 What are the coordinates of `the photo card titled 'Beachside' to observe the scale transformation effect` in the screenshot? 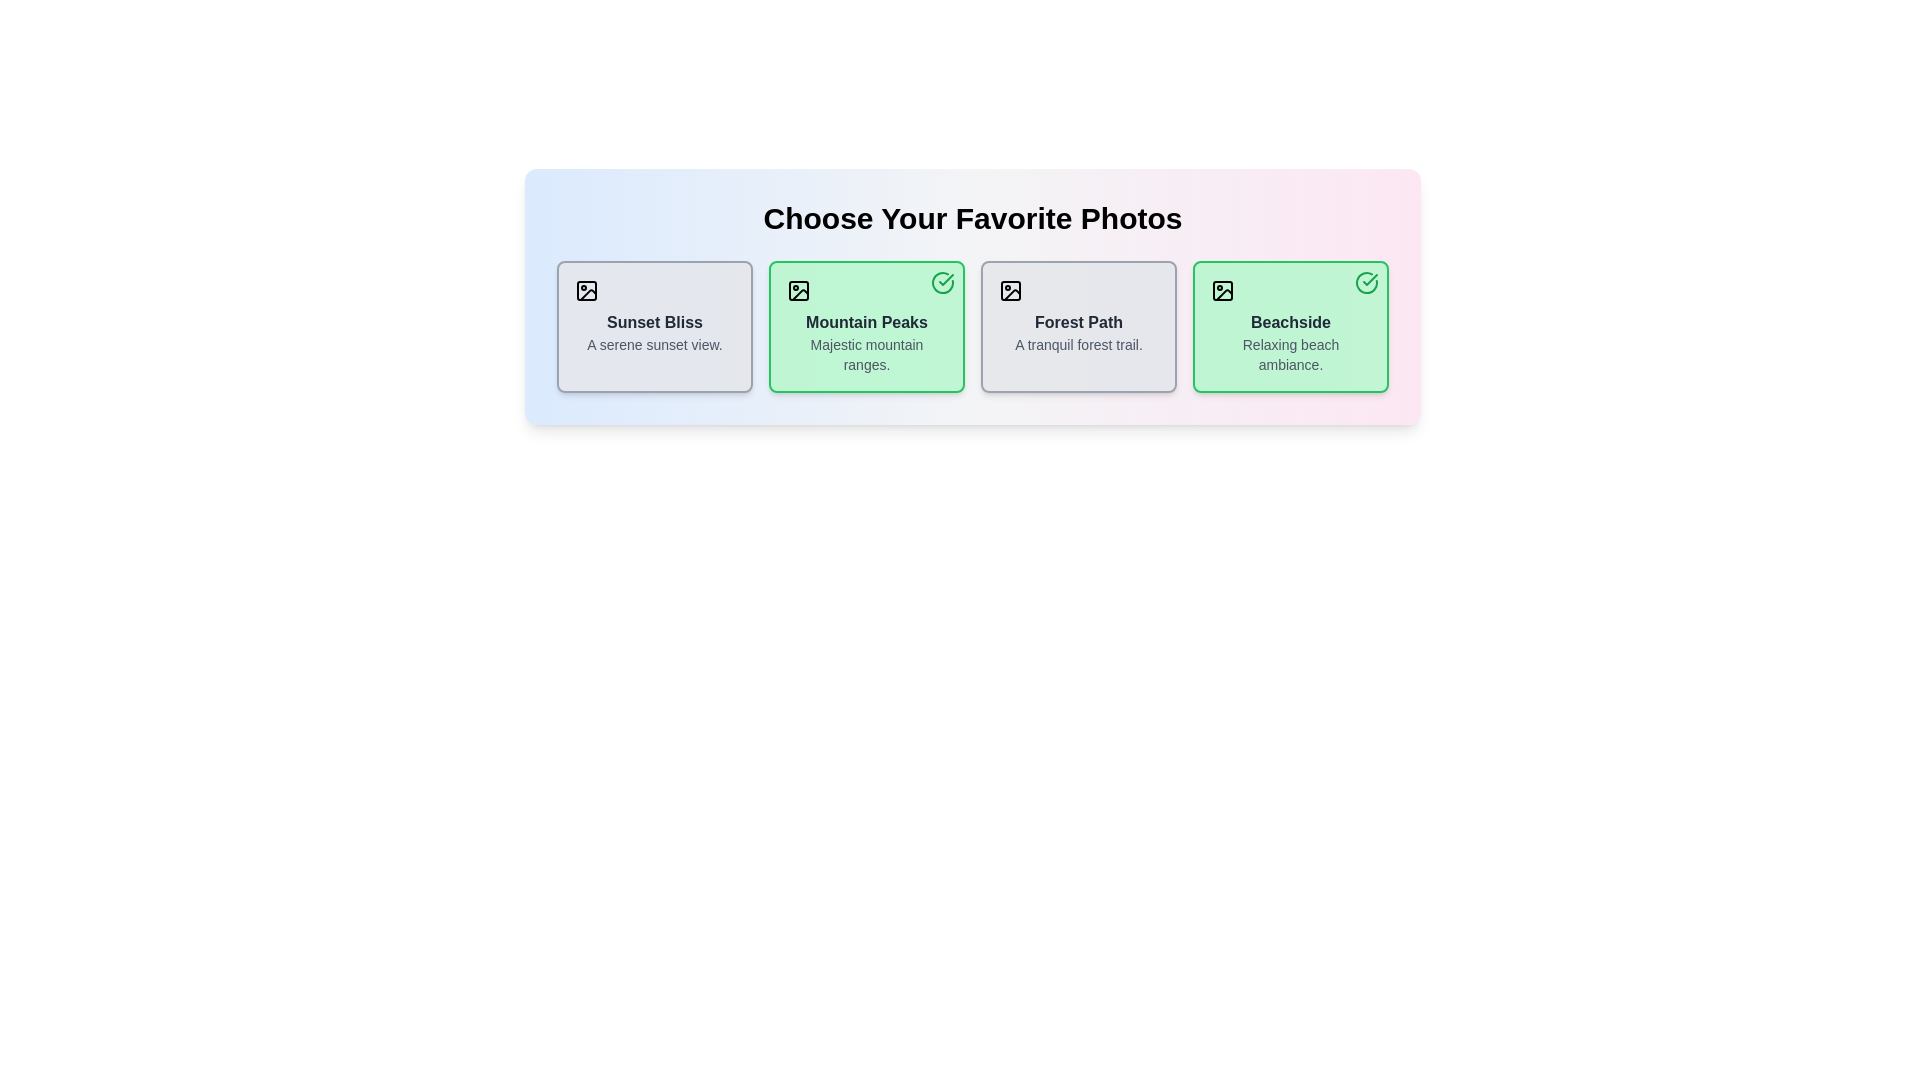 It's located at (1291, 326).